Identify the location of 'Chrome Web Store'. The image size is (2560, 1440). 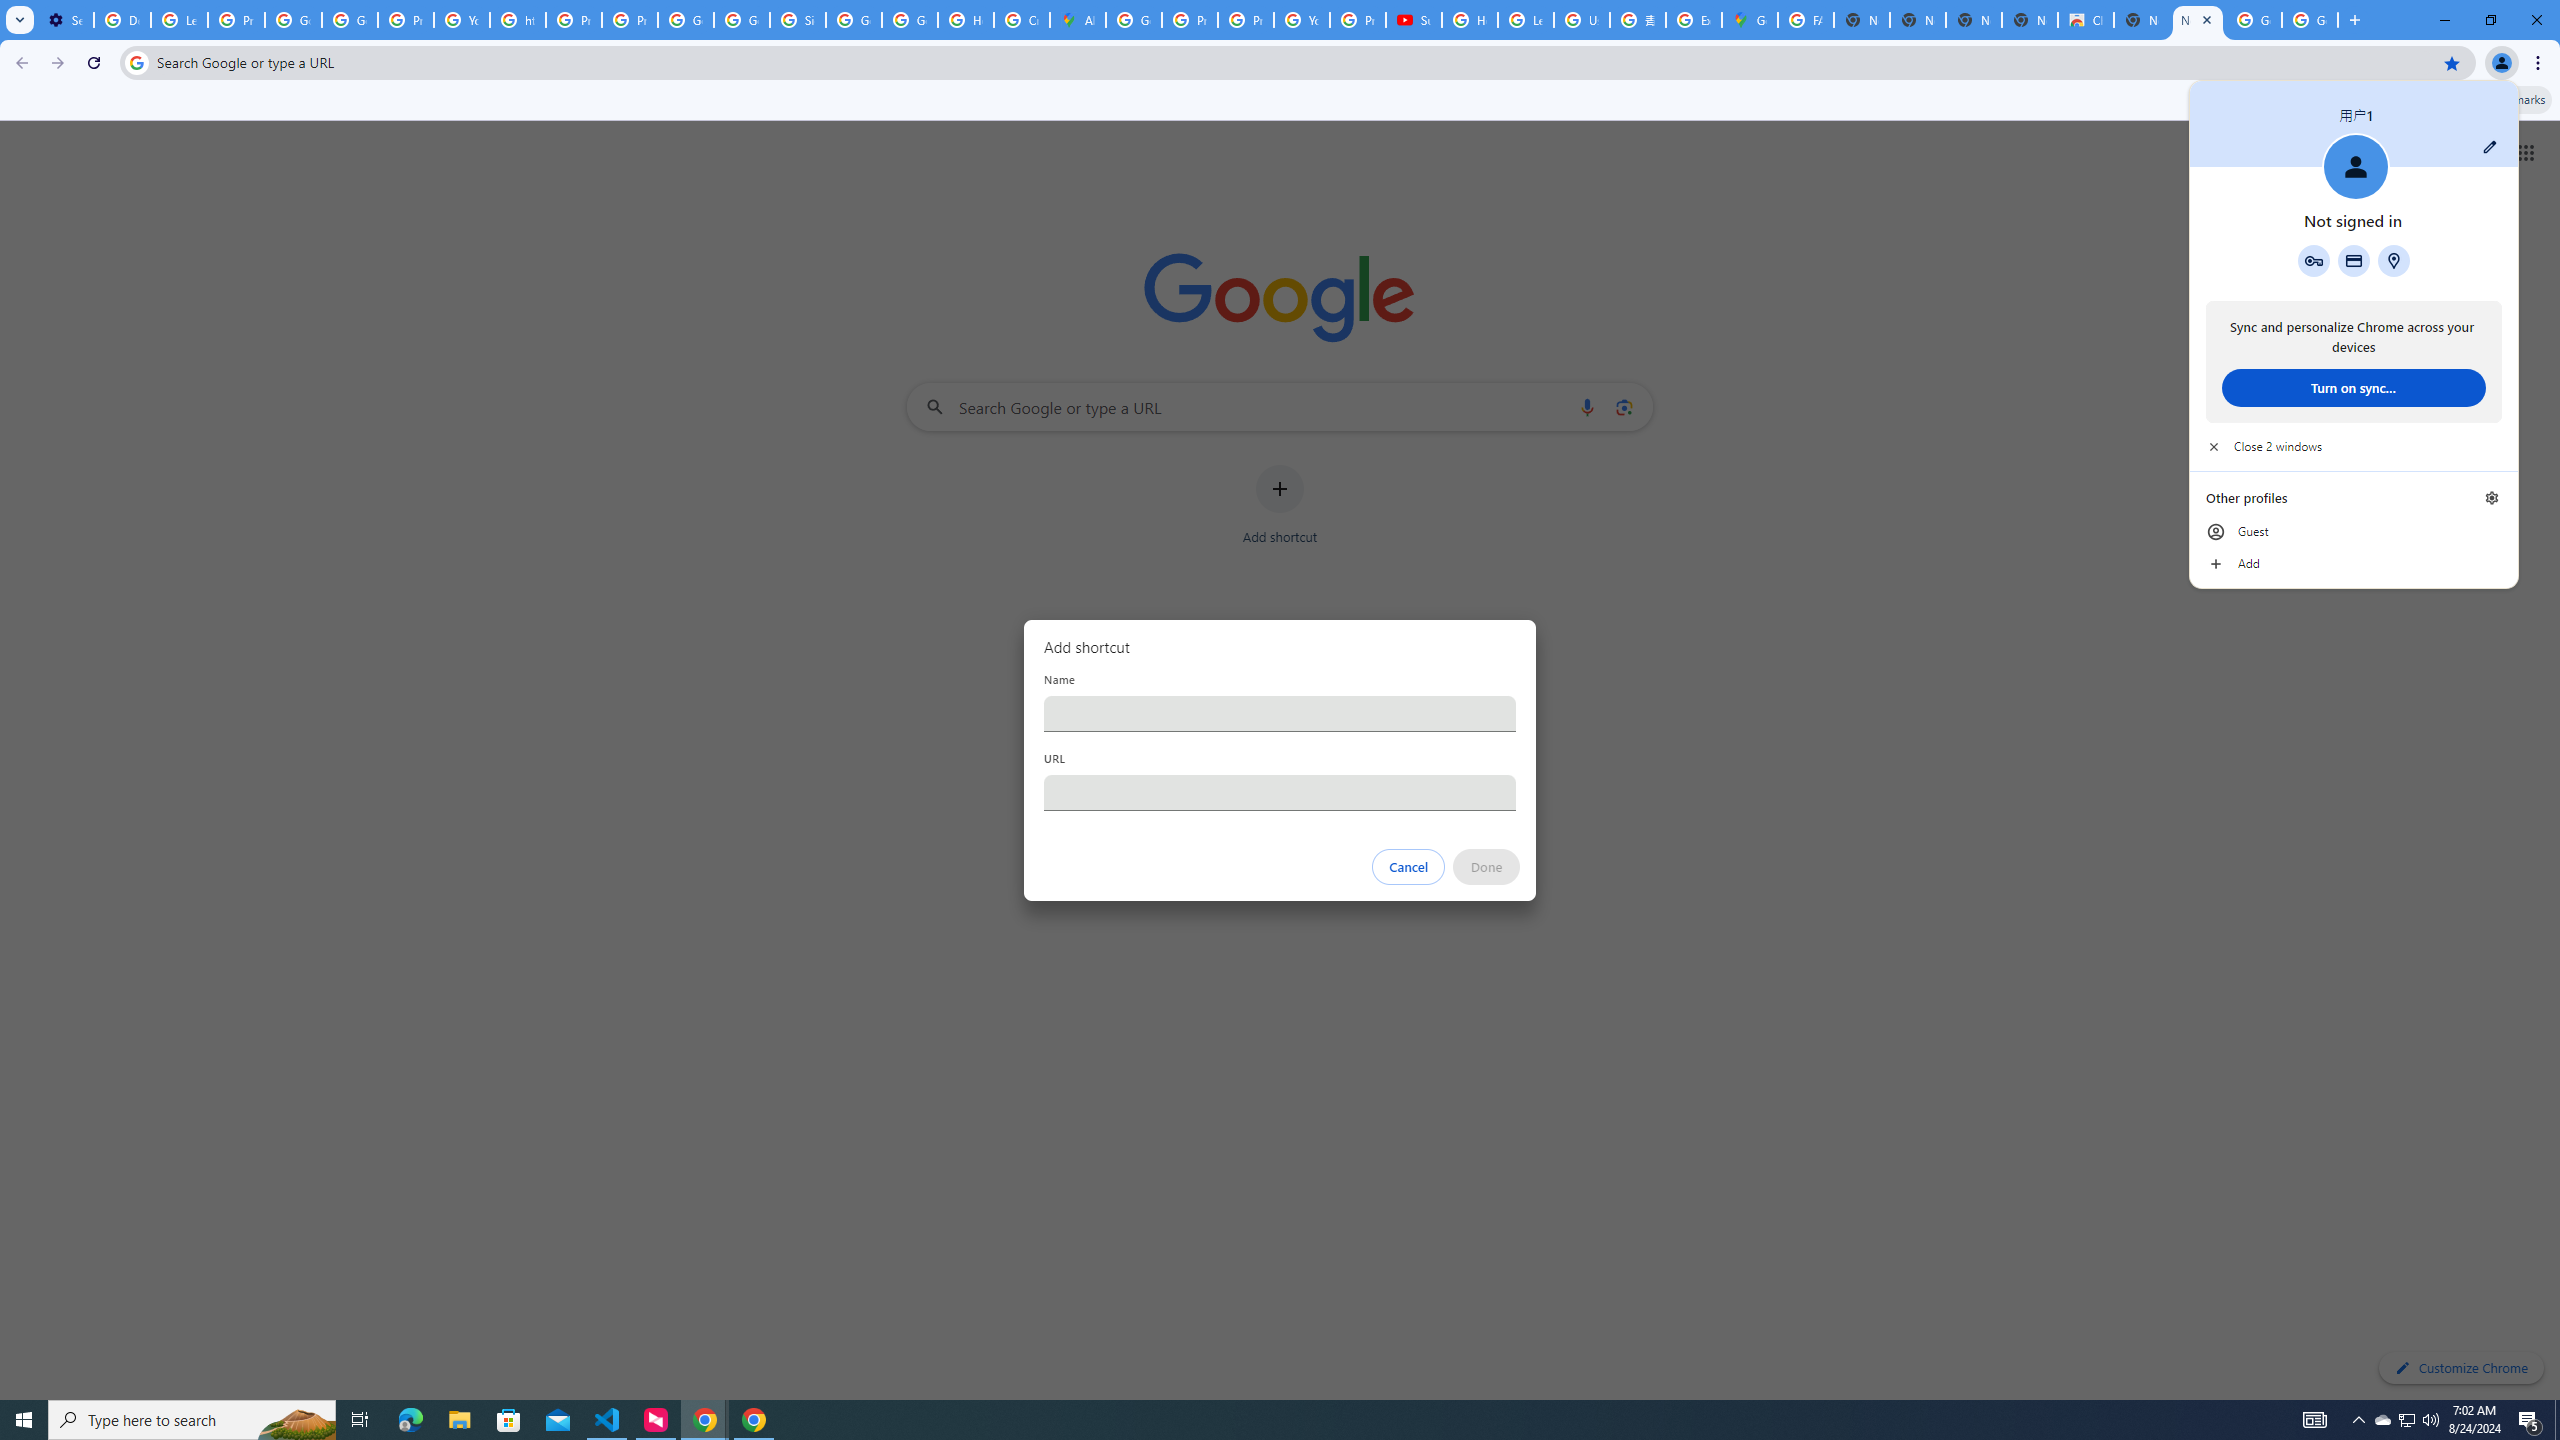
(2084, 19).